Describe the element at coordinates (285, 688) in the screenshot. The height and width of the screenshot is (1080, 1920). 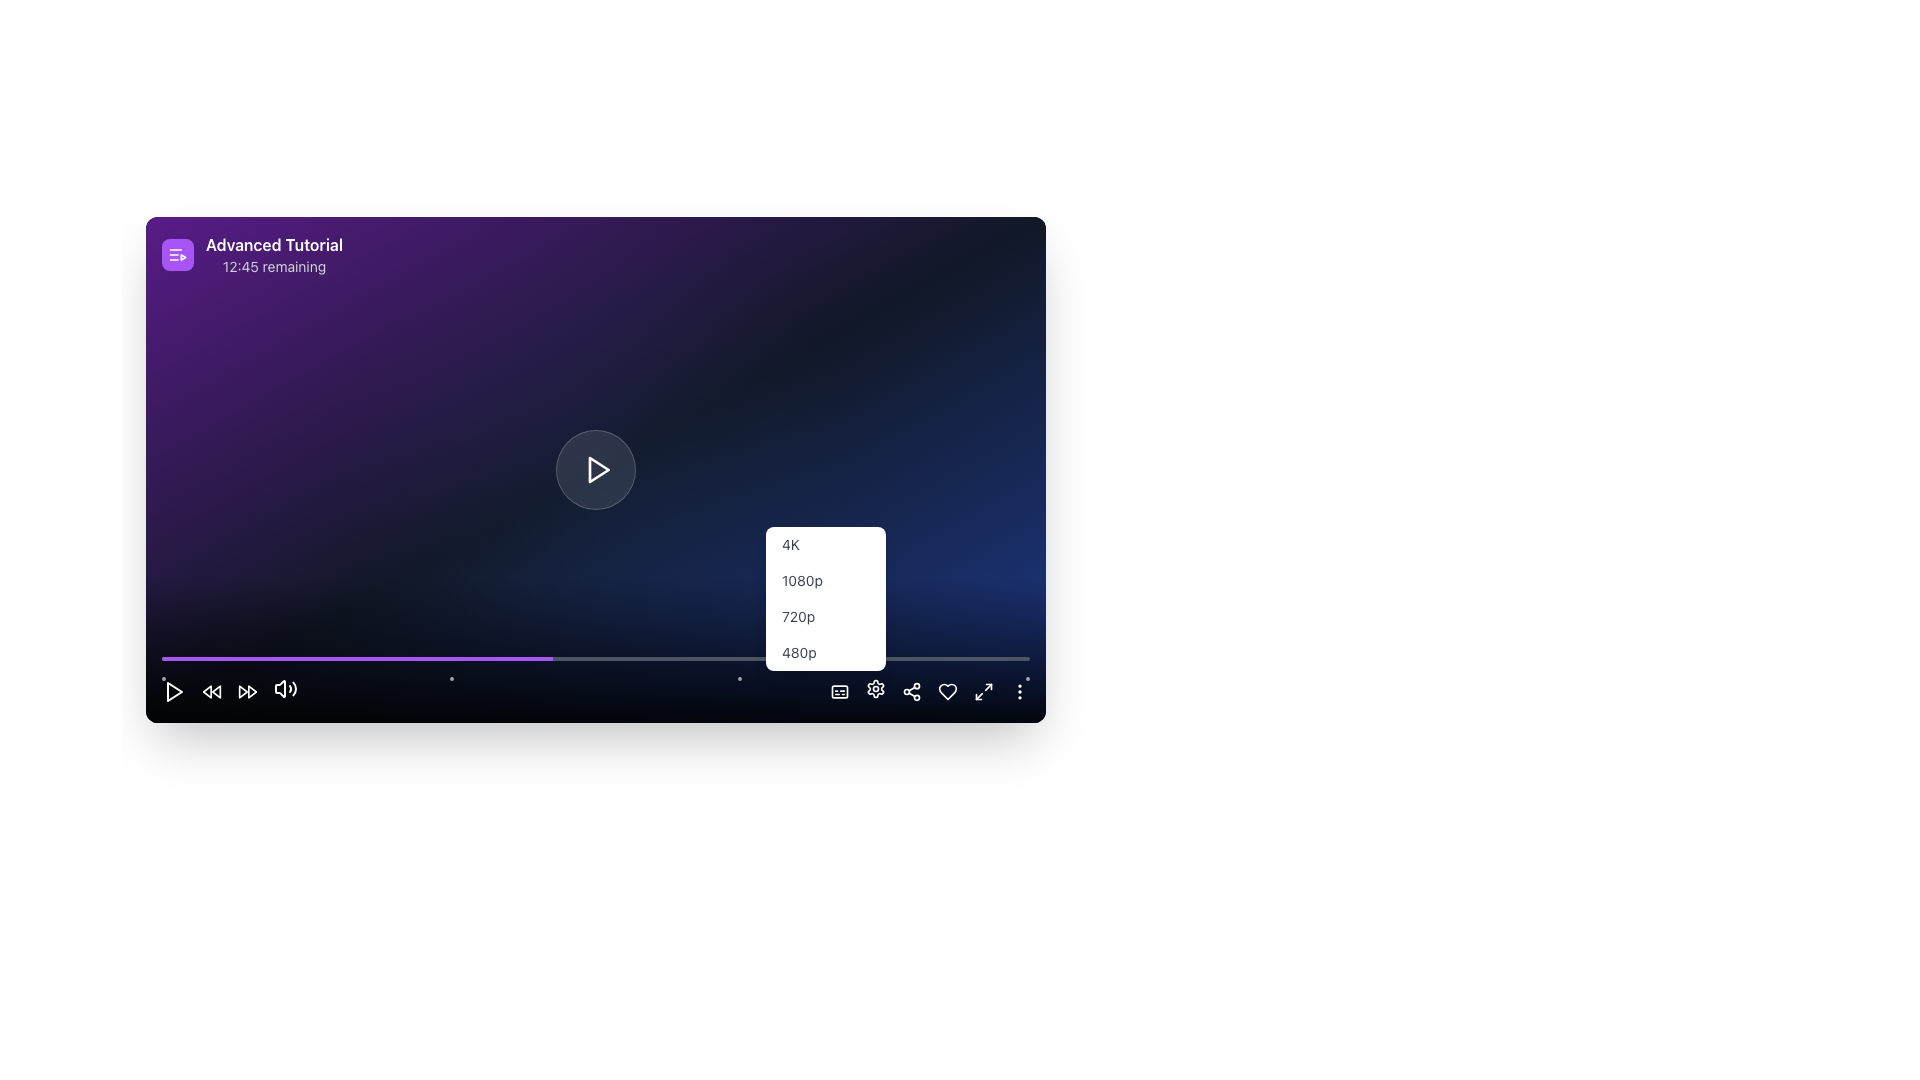
I see `the volume control button, represented by a speaker icon` at that location.